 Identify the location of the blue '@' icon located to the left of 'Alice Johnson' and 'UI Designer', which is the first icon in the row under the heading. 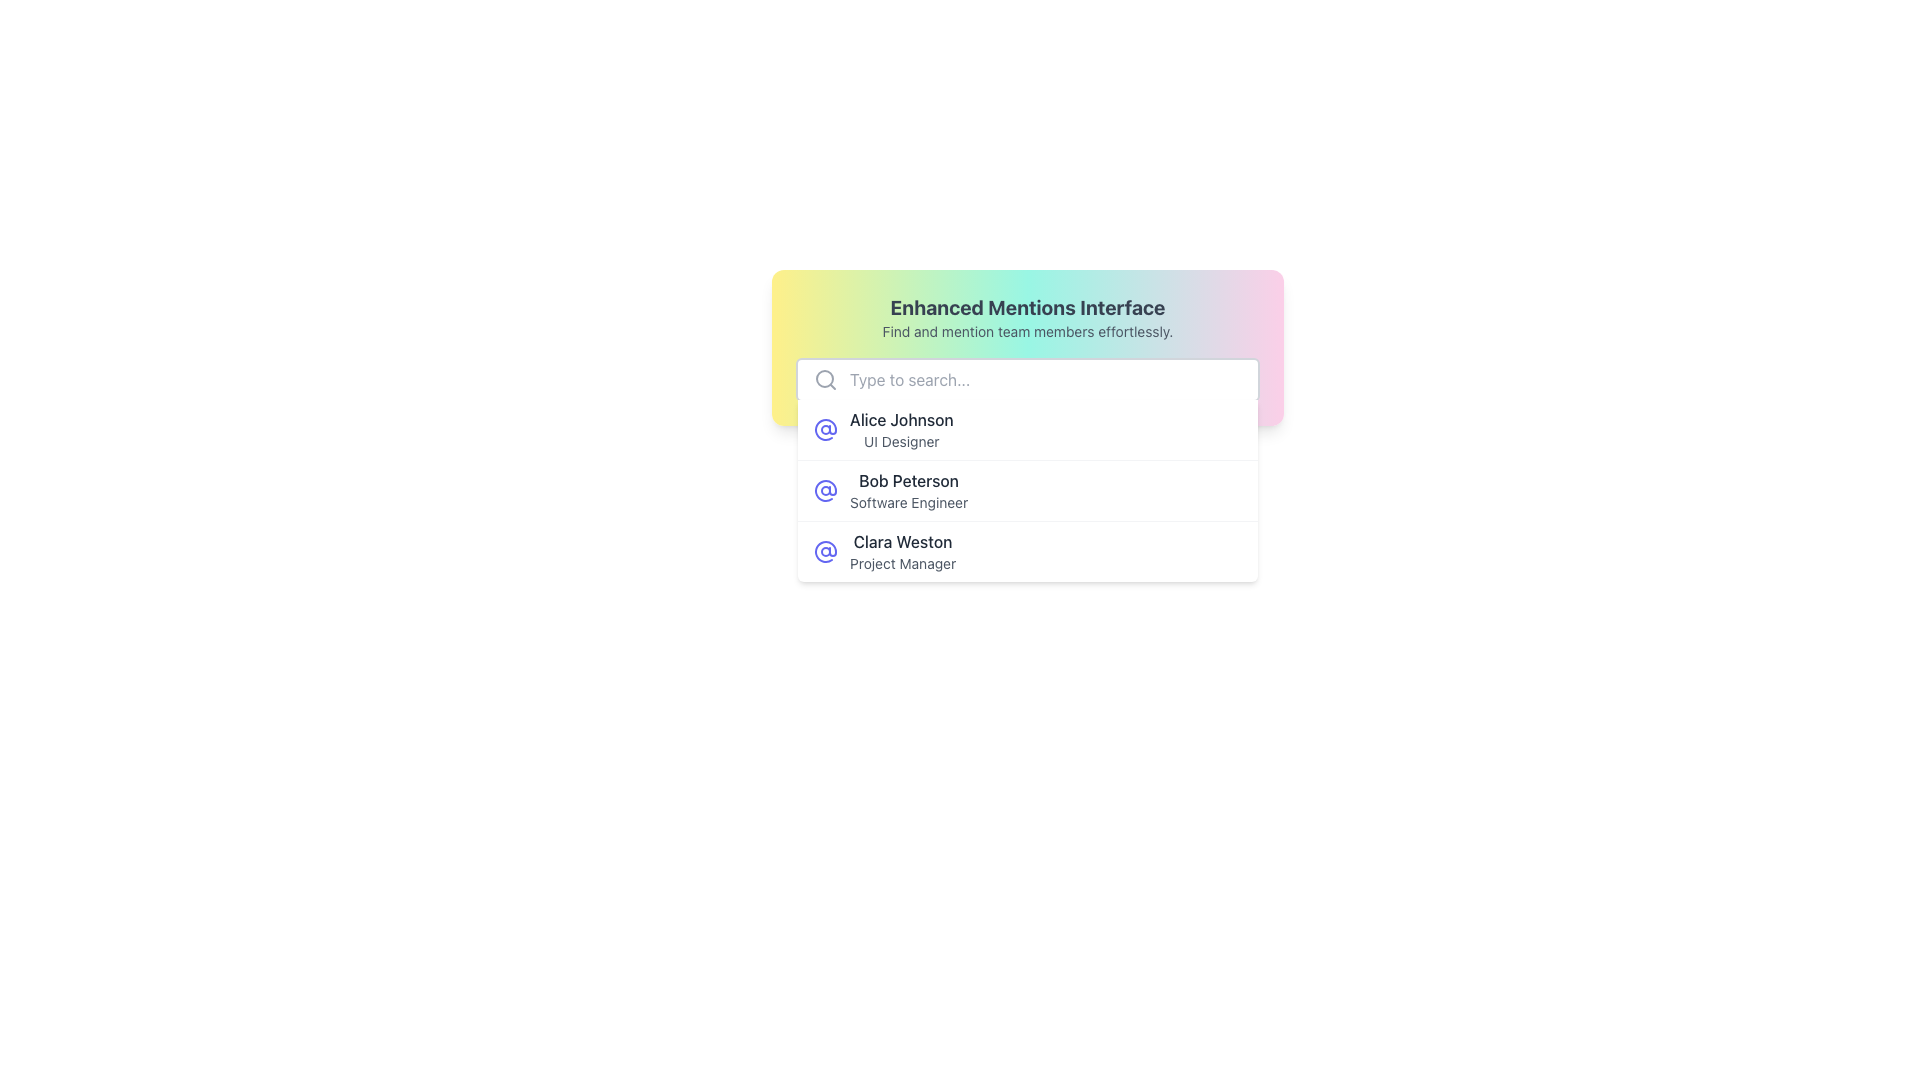
(825, 428).